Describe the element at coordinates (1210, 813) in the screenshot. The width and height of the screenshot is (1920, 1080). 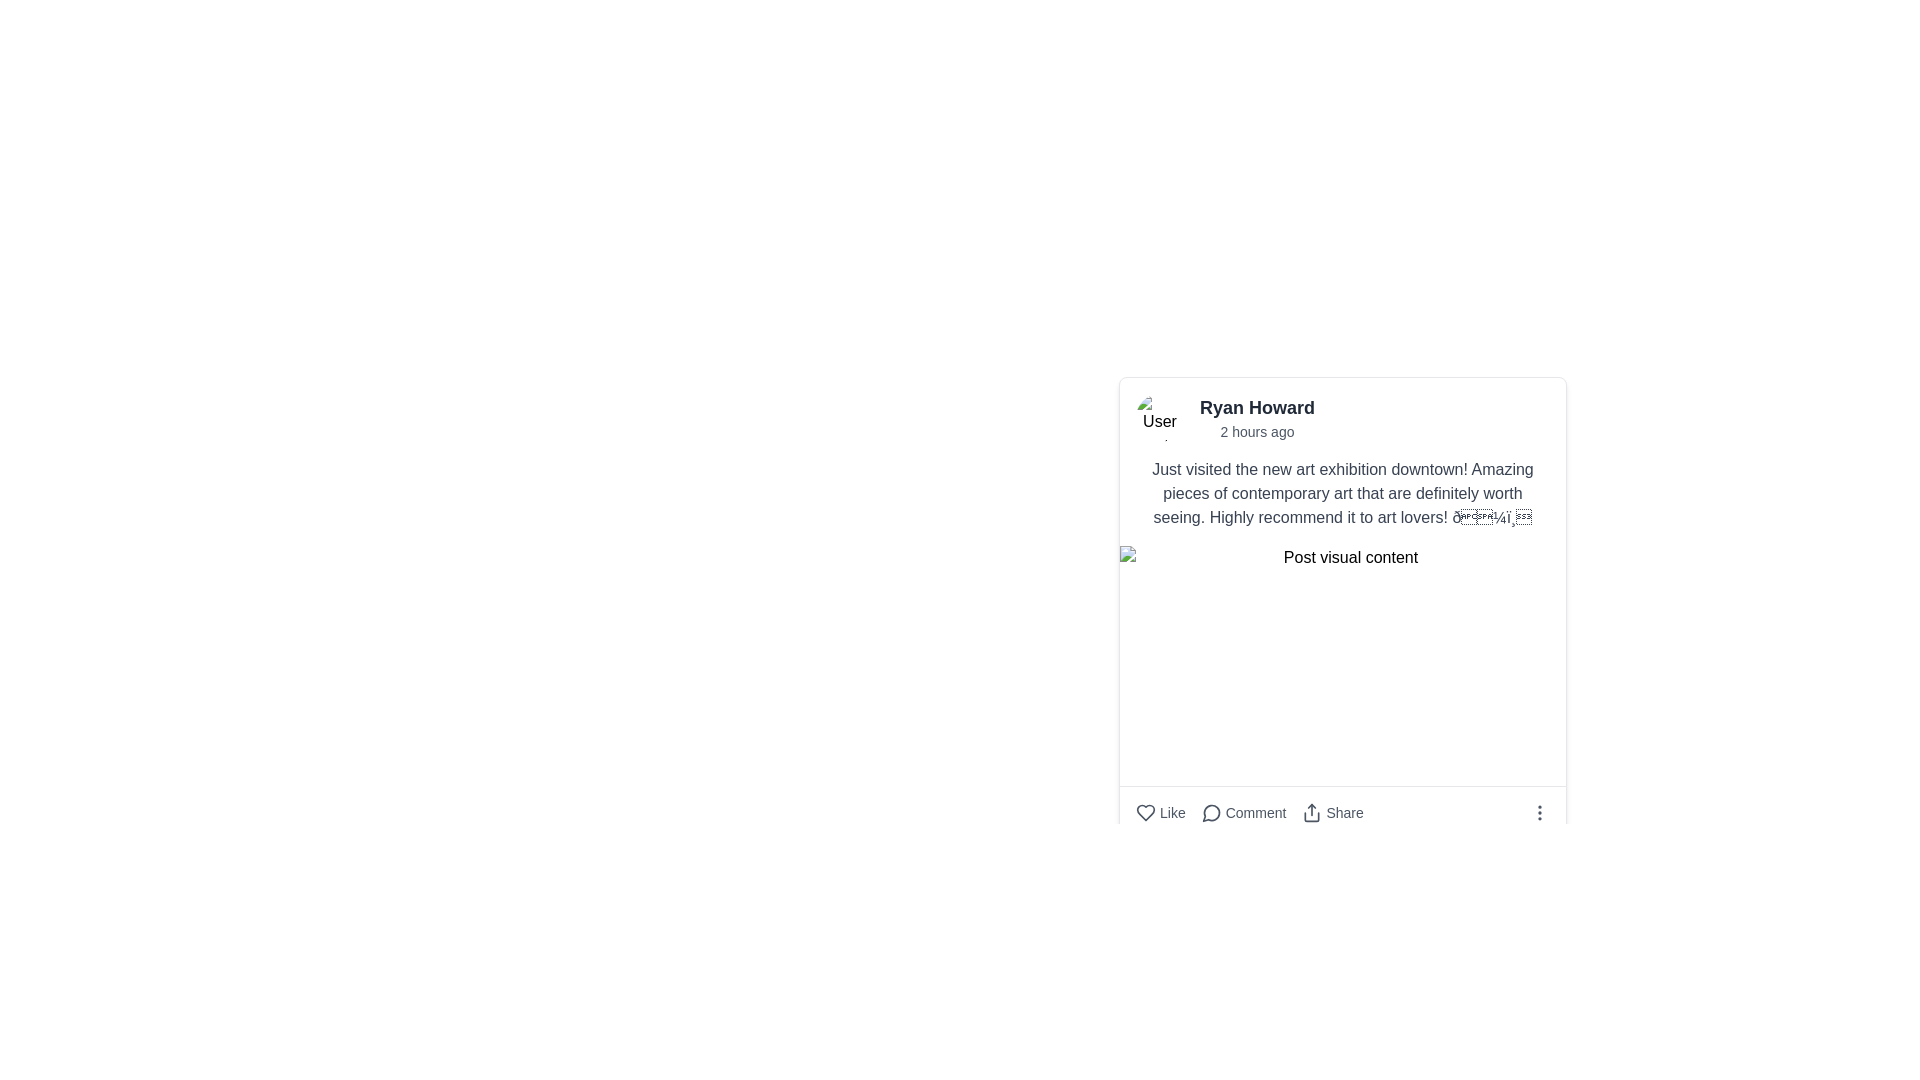
I see `the circular speech bubble icon located at the bottom of the post` at that location.